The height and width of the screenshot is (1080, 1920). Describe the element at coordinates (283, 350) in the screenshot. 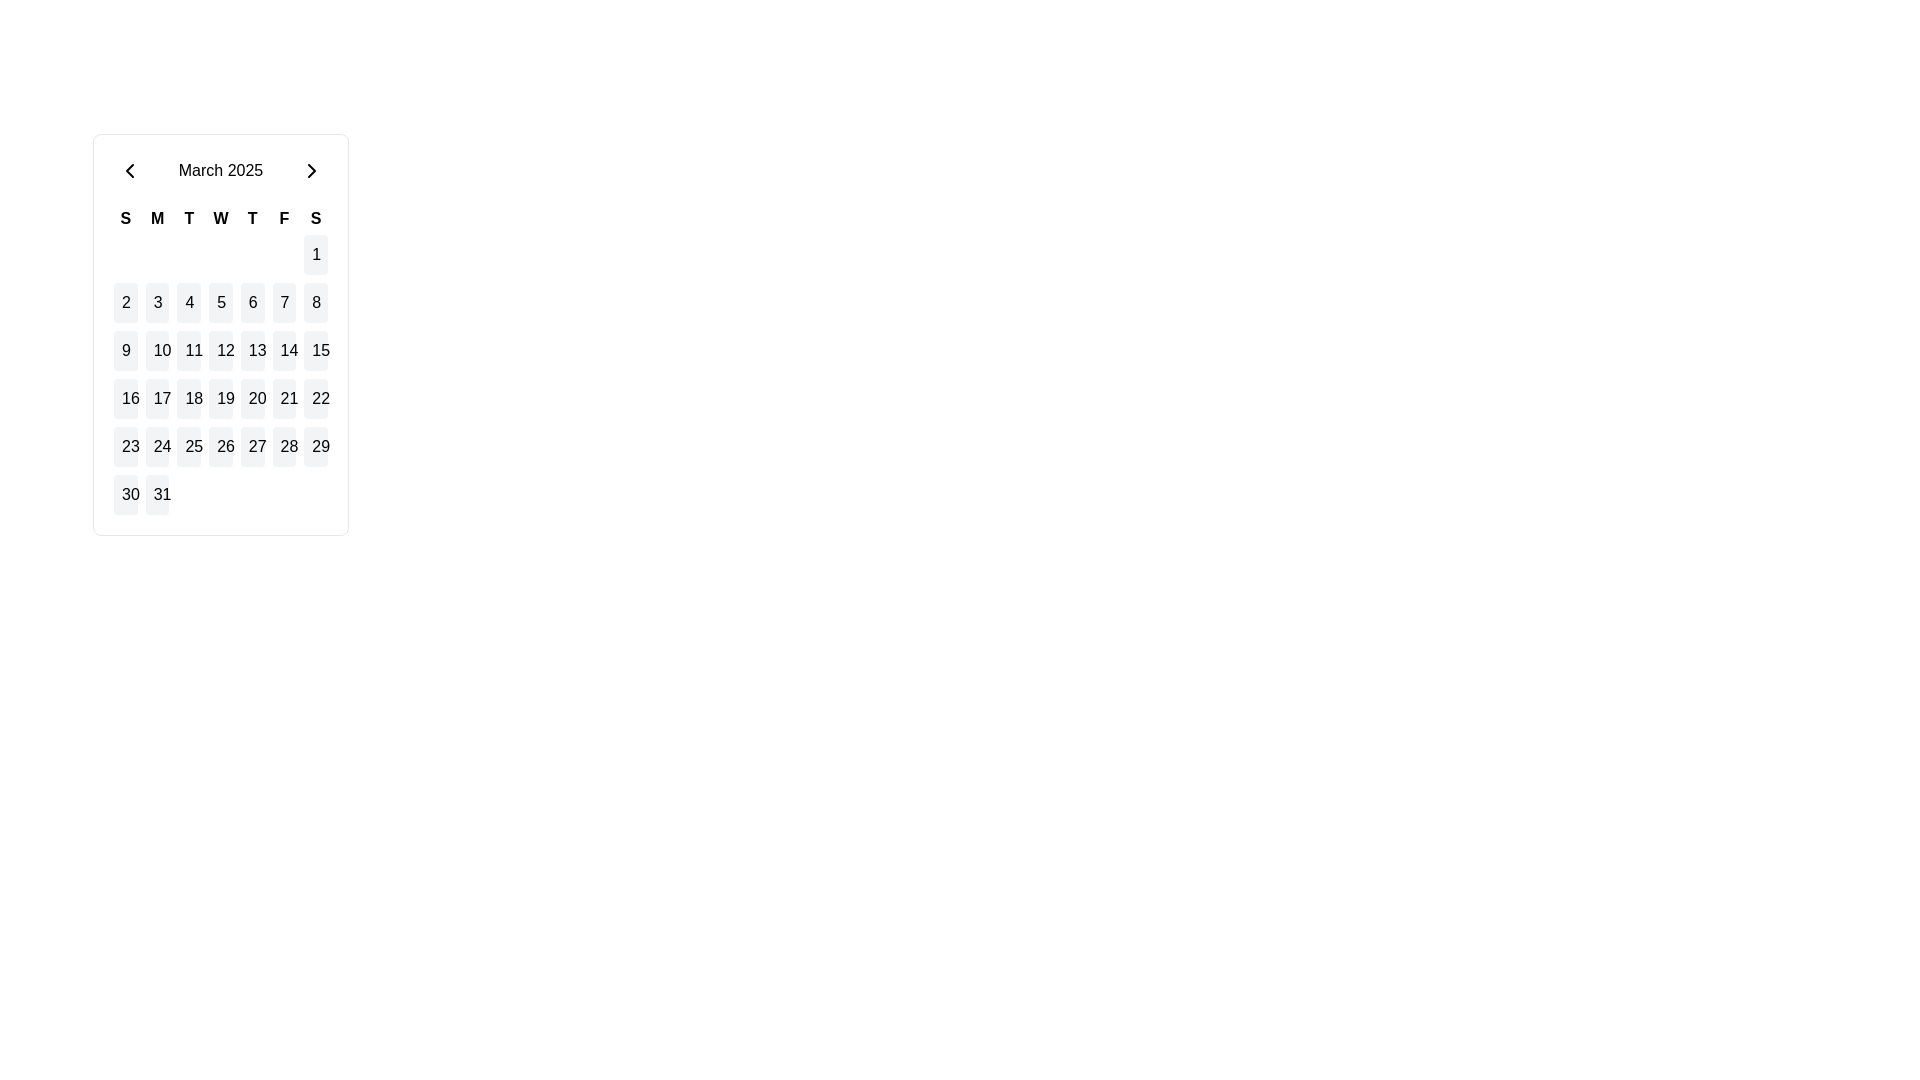

I see `the interactive cell representing the 14th day of March 2025 in the calendar grid` at that location.